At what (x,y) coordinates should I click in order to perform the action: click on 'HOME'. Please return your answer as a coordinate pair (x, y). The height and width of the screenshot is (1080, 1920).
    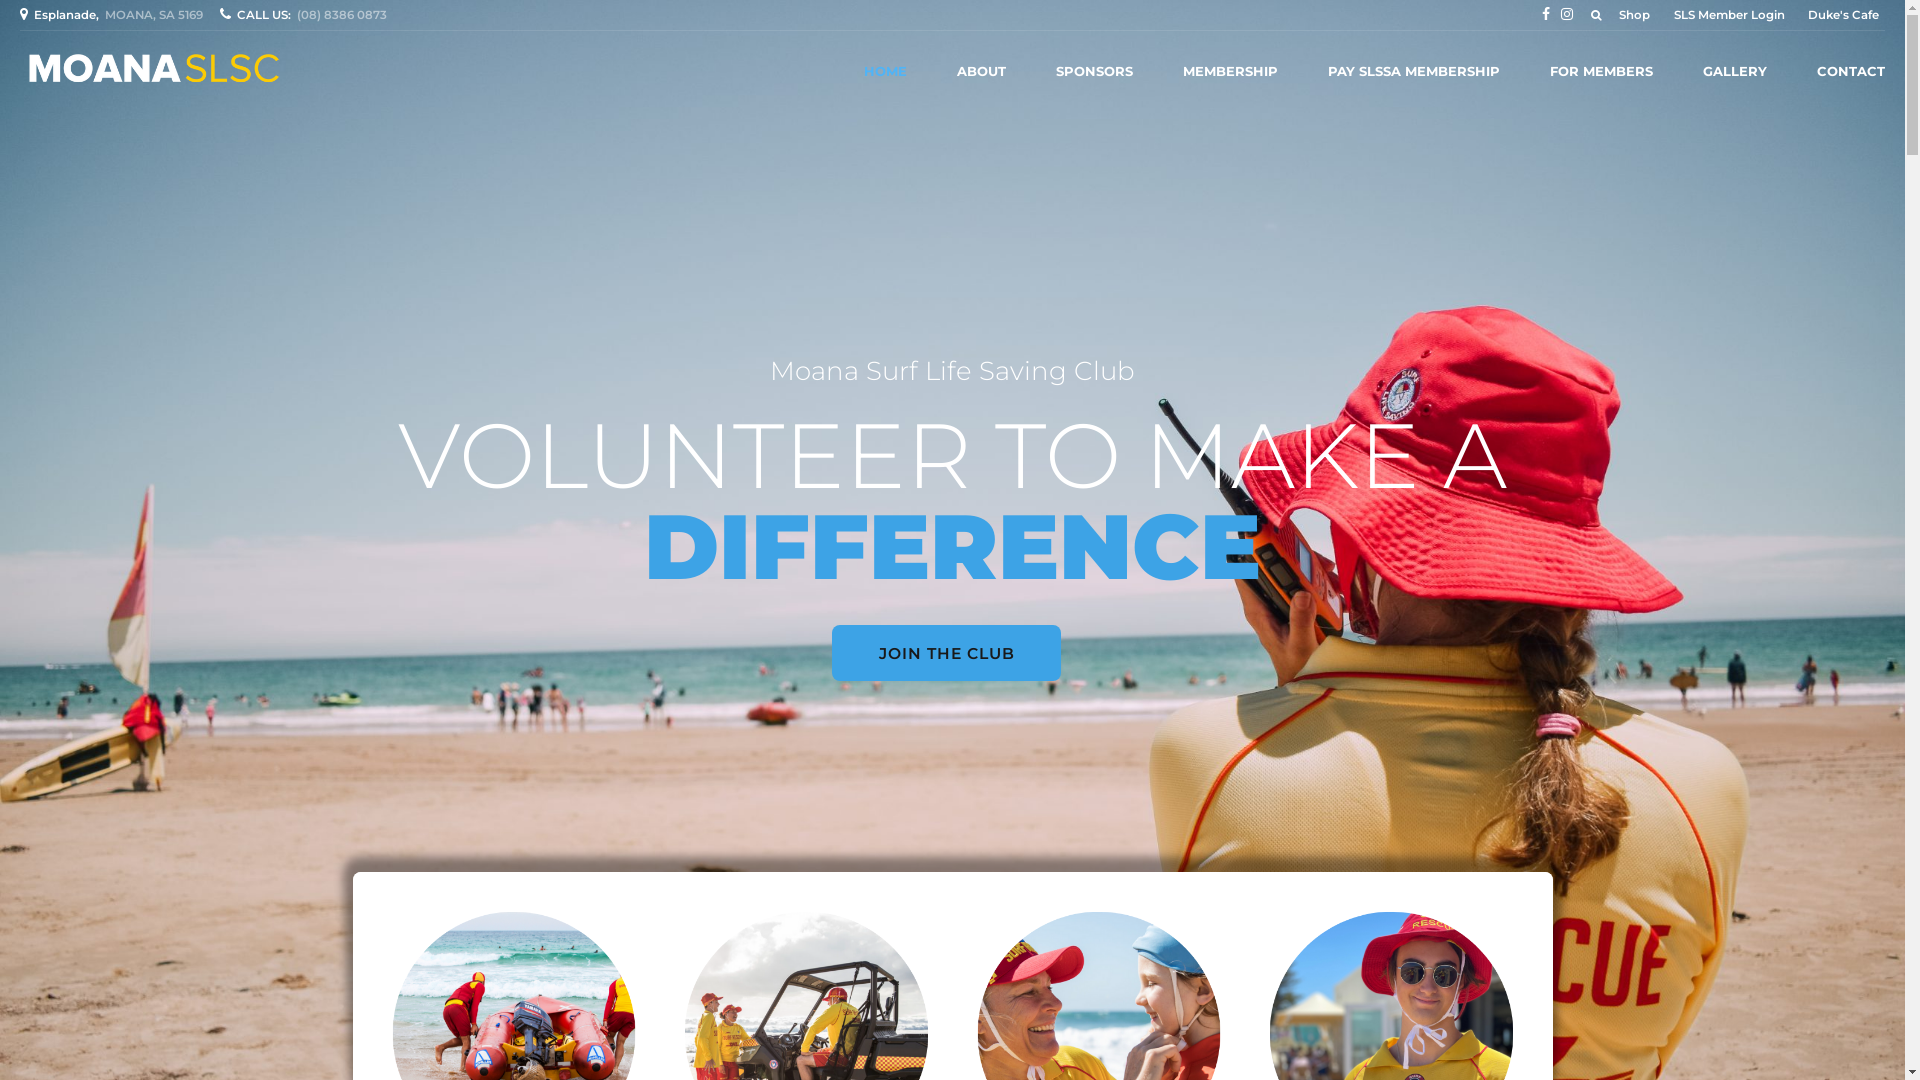
    Looking at the image, I should click on (884, 69).